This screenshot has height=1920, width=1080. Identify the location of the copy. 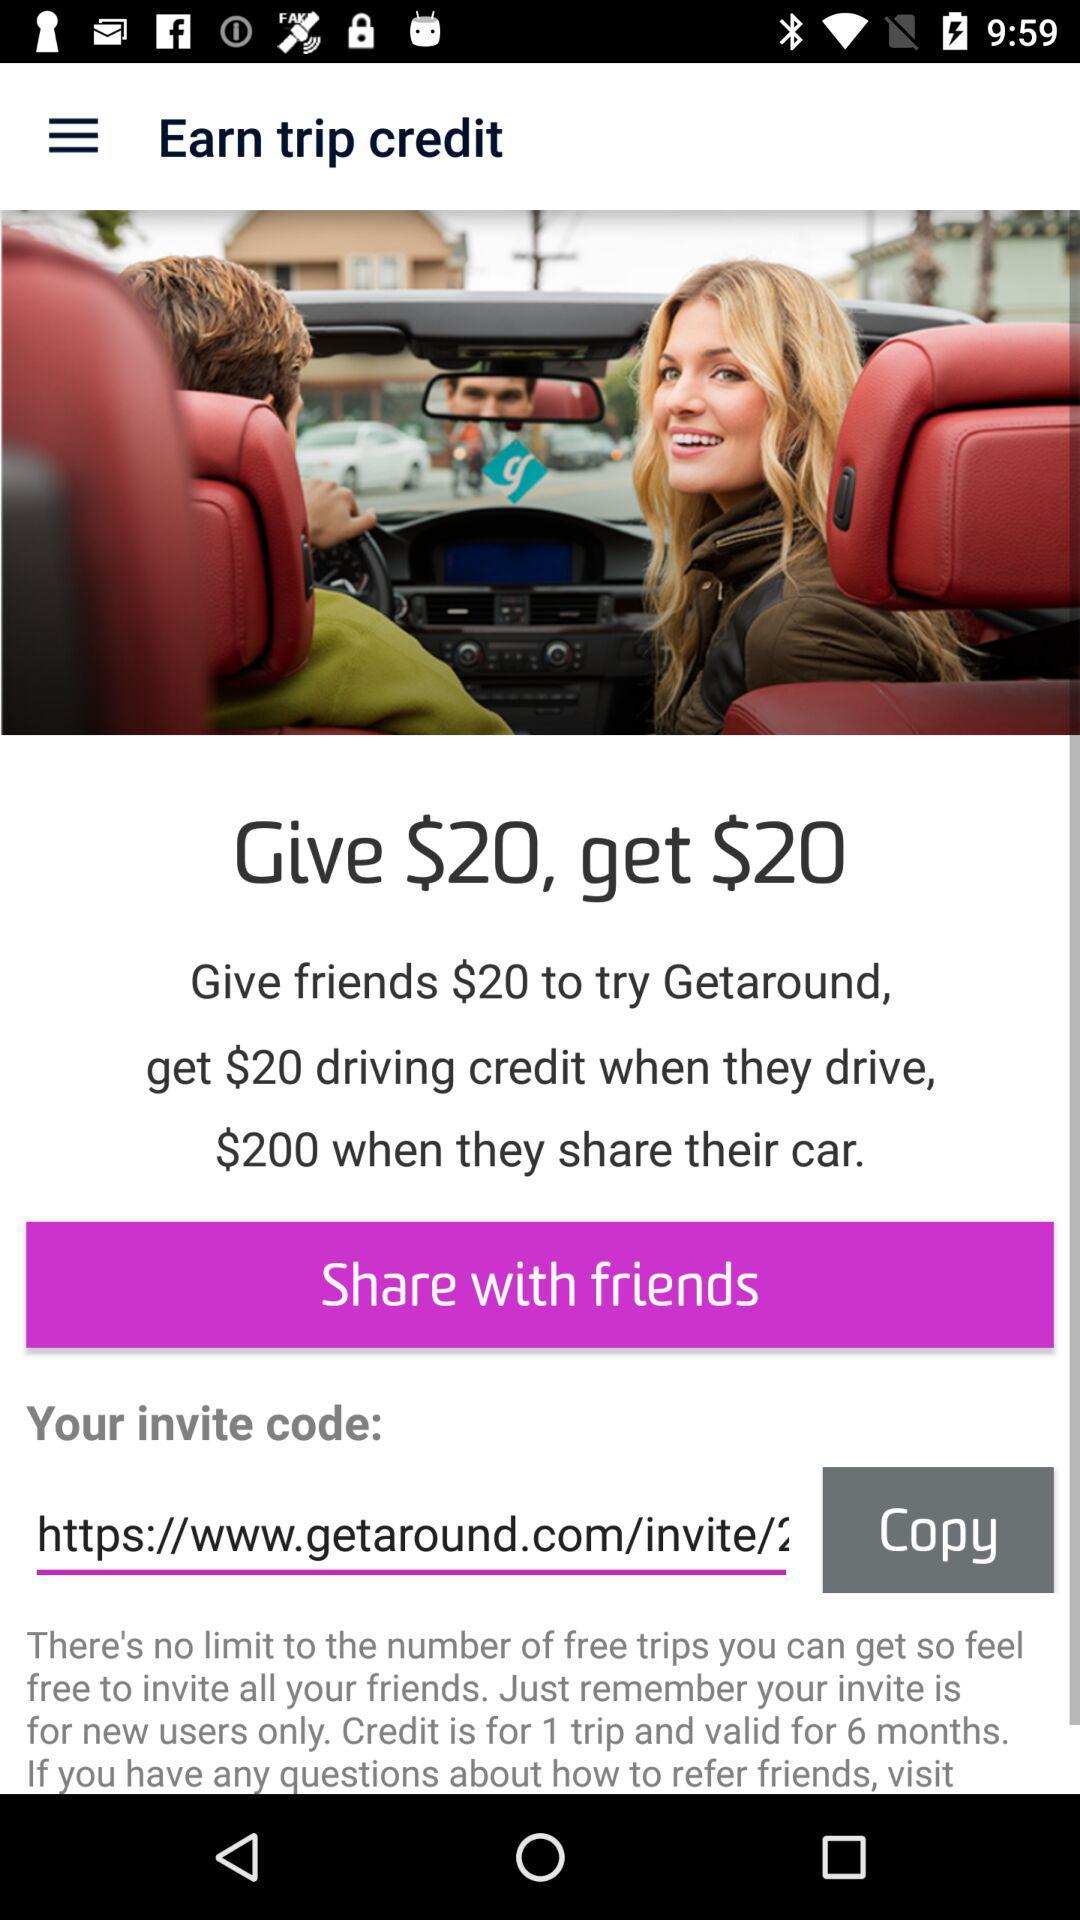
(938, 1529).